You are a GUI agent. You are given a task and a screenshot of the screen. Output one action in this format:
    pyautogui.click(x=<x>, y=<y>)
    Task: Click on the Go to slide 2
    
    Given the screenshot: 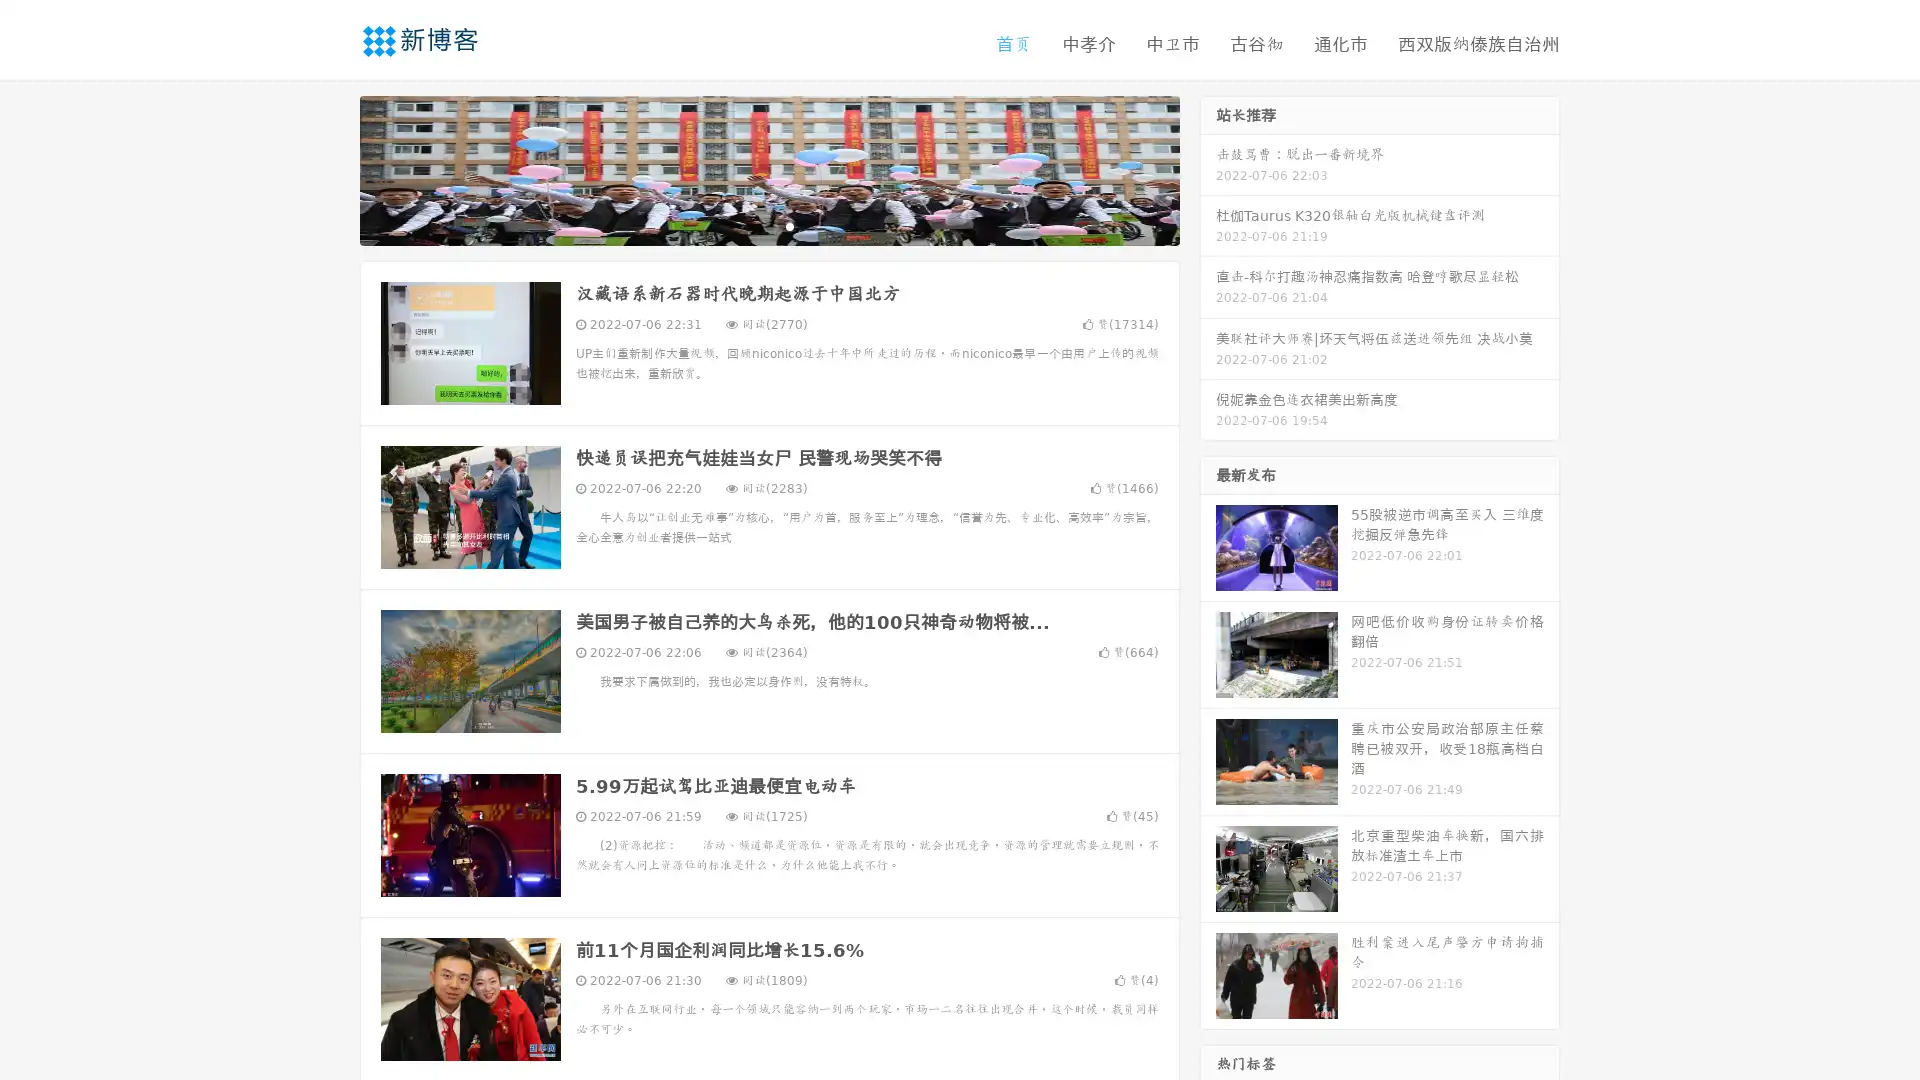 What is the action you would take?
    pyautogui.click(x=768, y=225)
    